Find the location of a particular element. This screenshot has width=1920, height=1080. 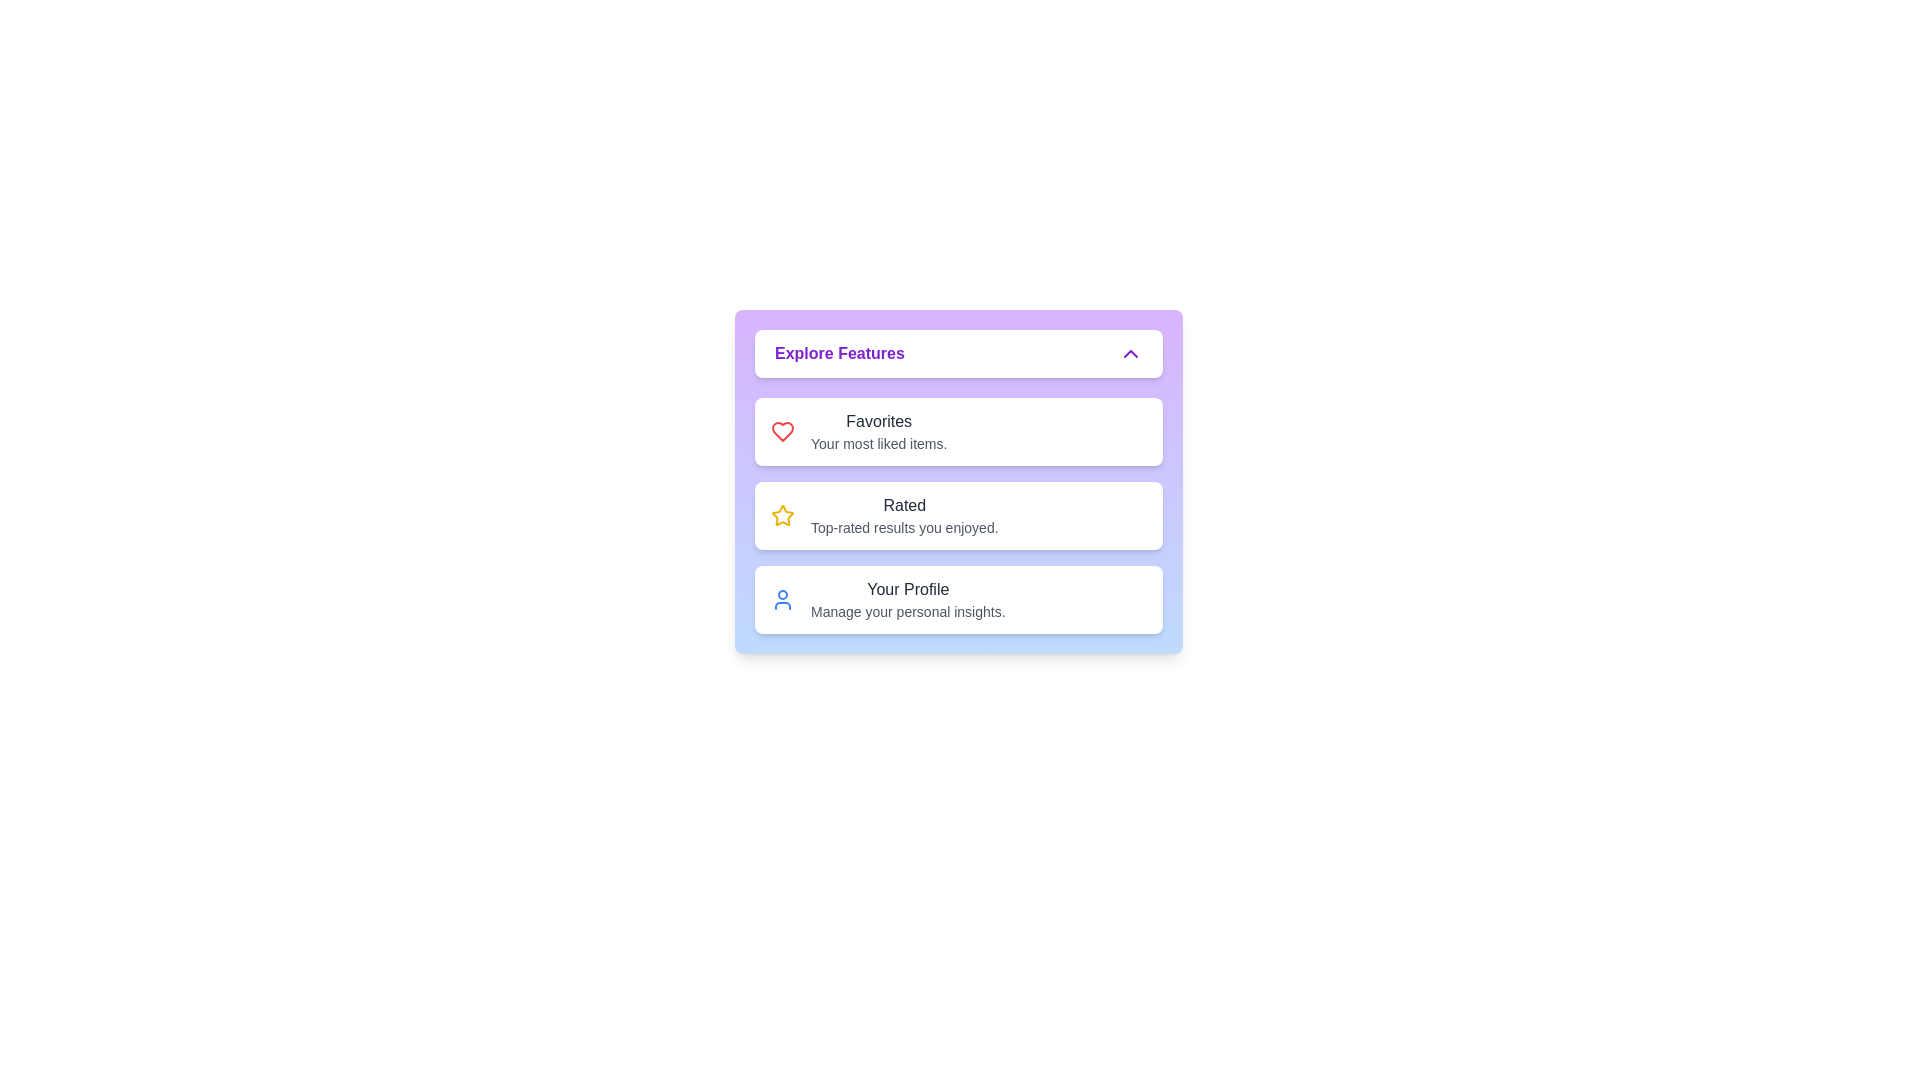

the star icon, which is yellow and has rounded edges, located to the left of the text 'Rated' in the vertically stacked menu is located at coordinates (781, 515).